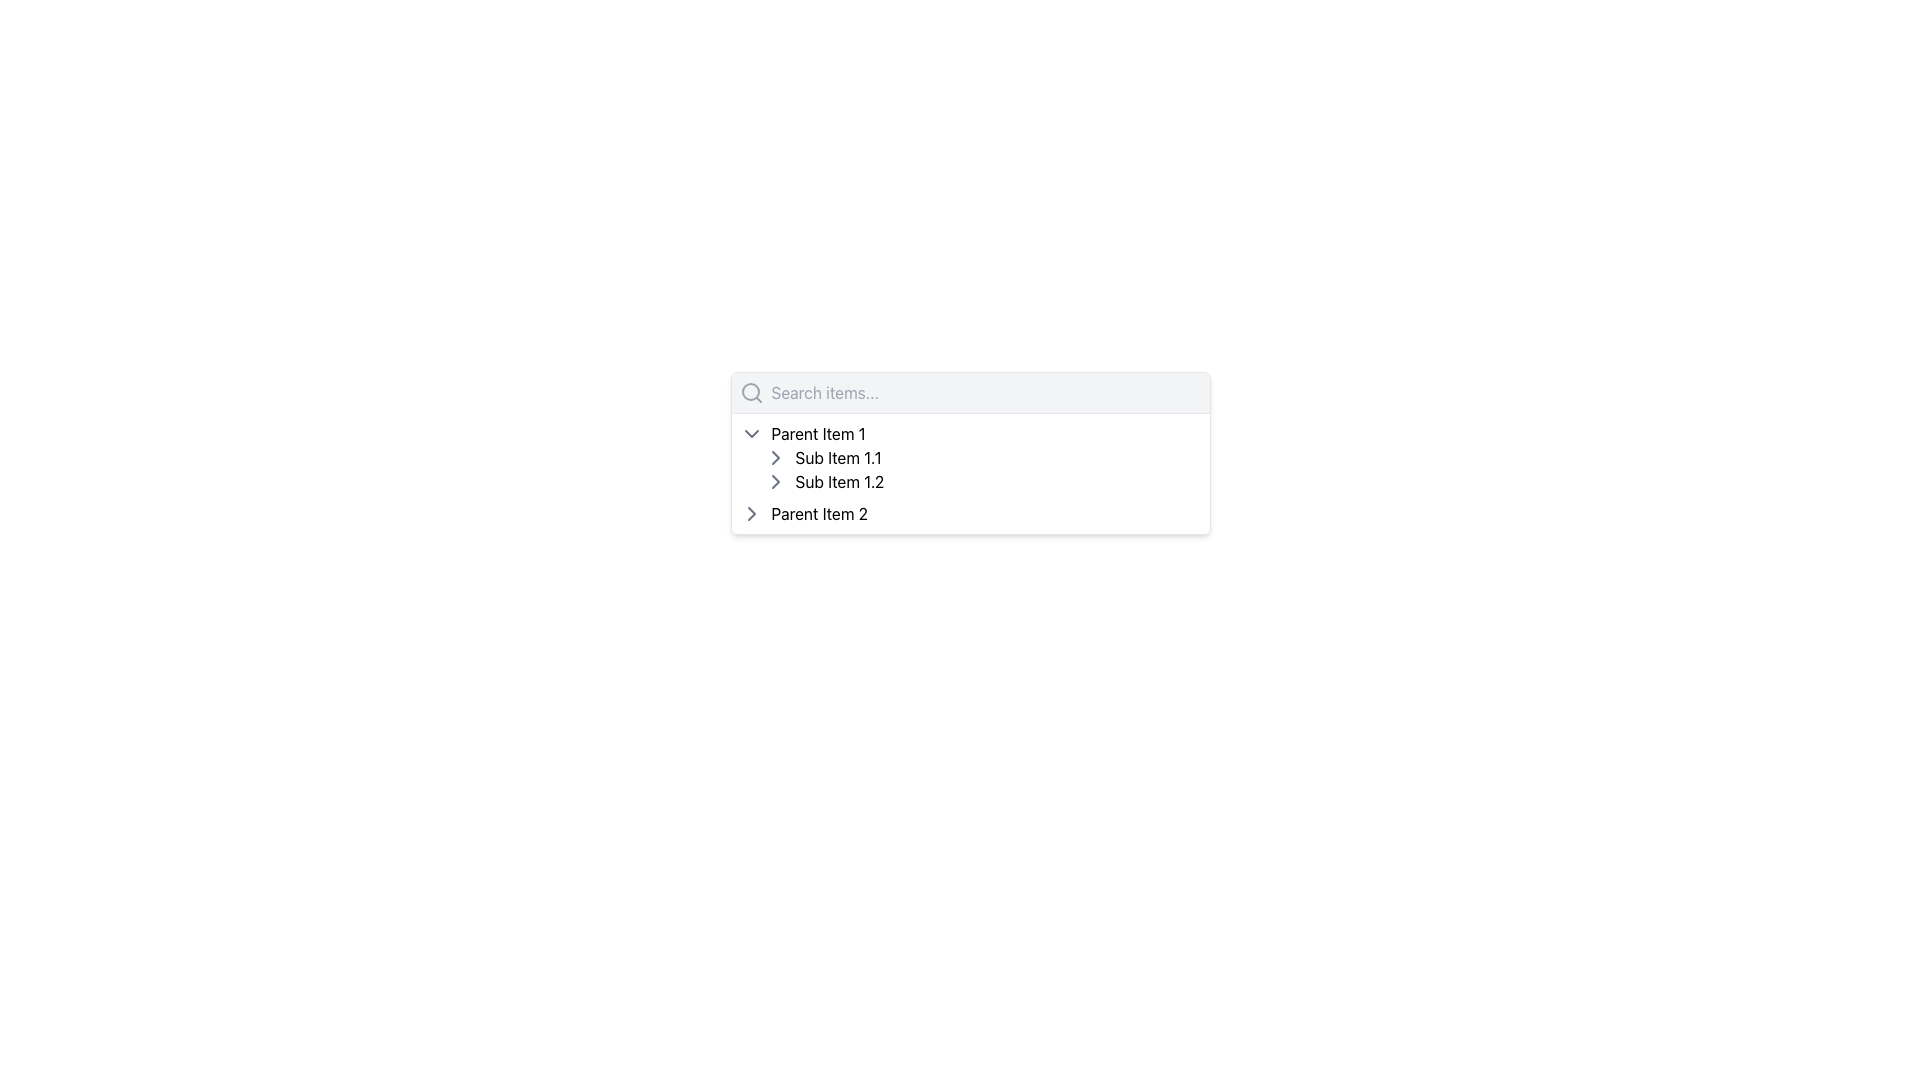  What do you see at coordinates (970, 453) in the screenshot?
I see `the Searchable Hierarchical List located centrally beneath the search bar` at bounding box center [970, 453].